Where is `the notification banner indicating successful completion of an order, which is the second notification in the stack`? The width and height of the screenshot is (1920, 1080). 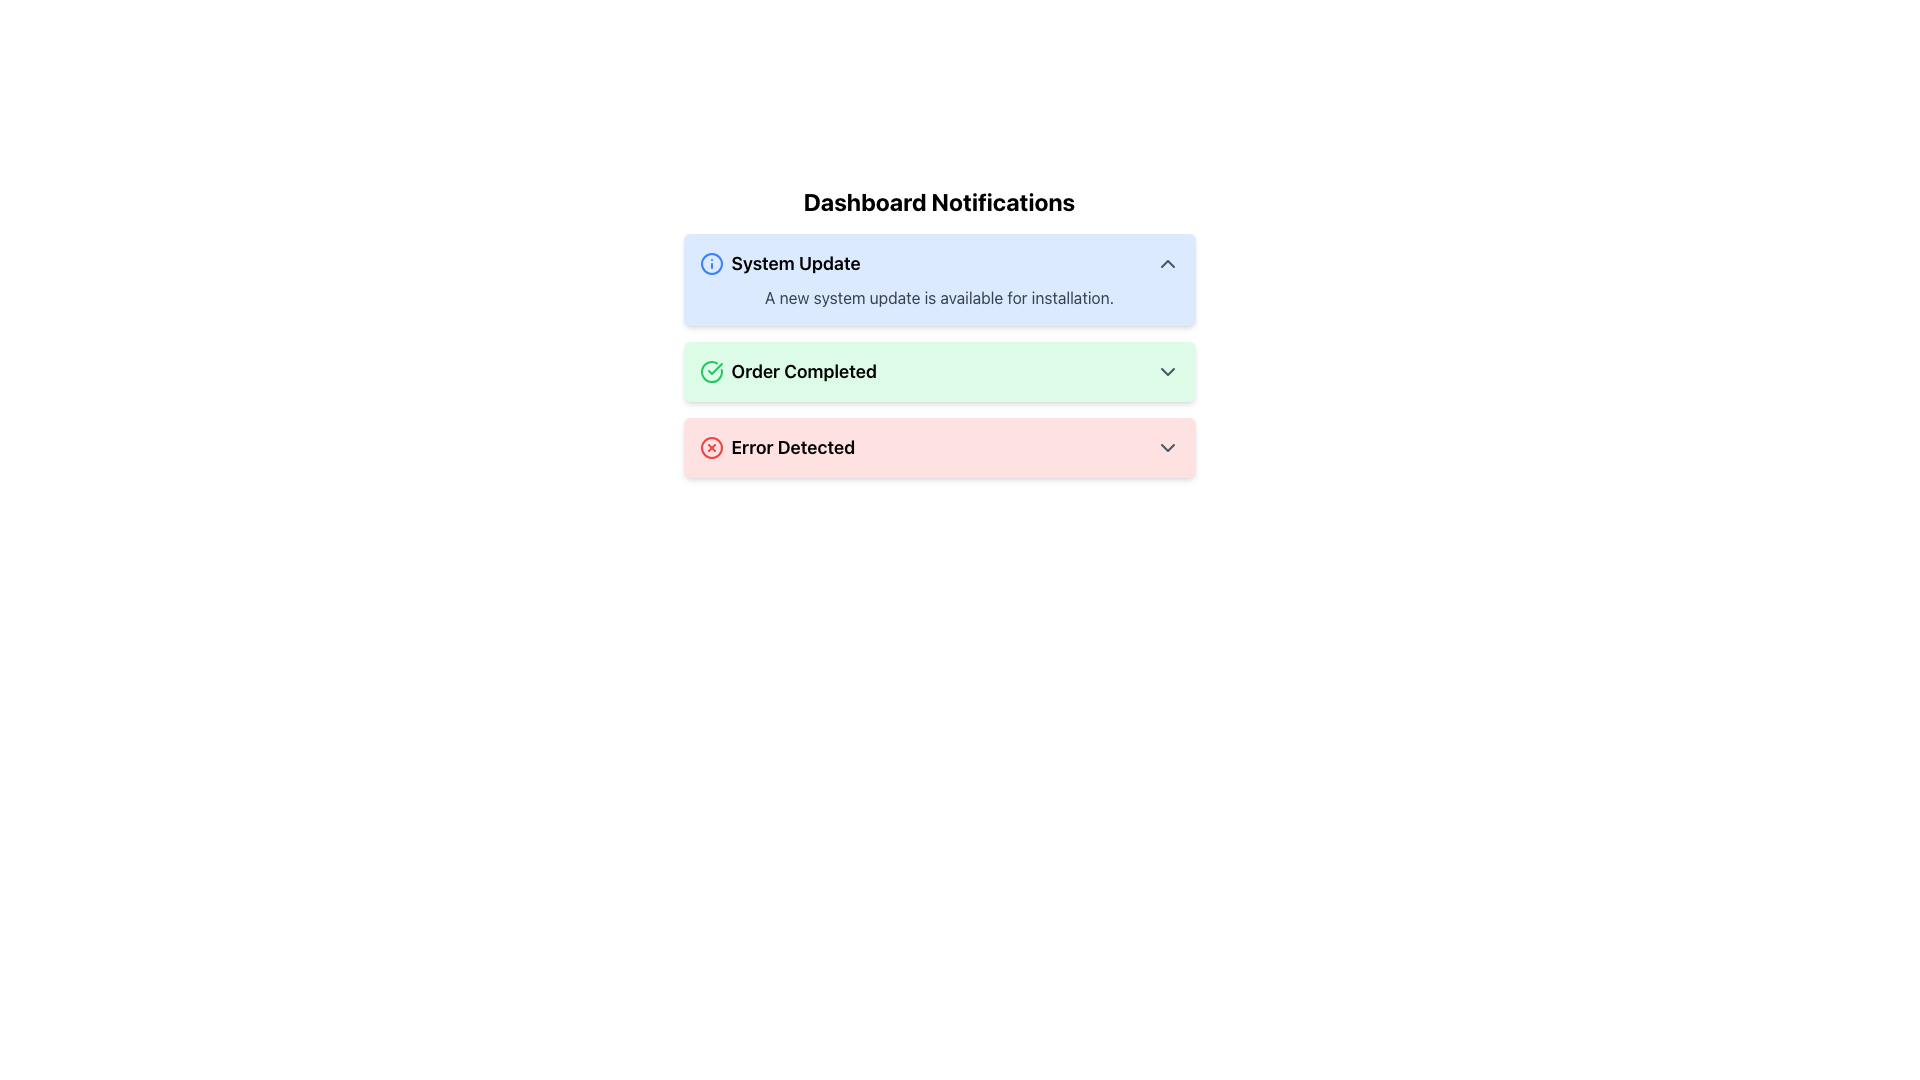
the notification banner indicating successful completion of an order, which is the second notification in the stack is located at coordinates (938, 371).